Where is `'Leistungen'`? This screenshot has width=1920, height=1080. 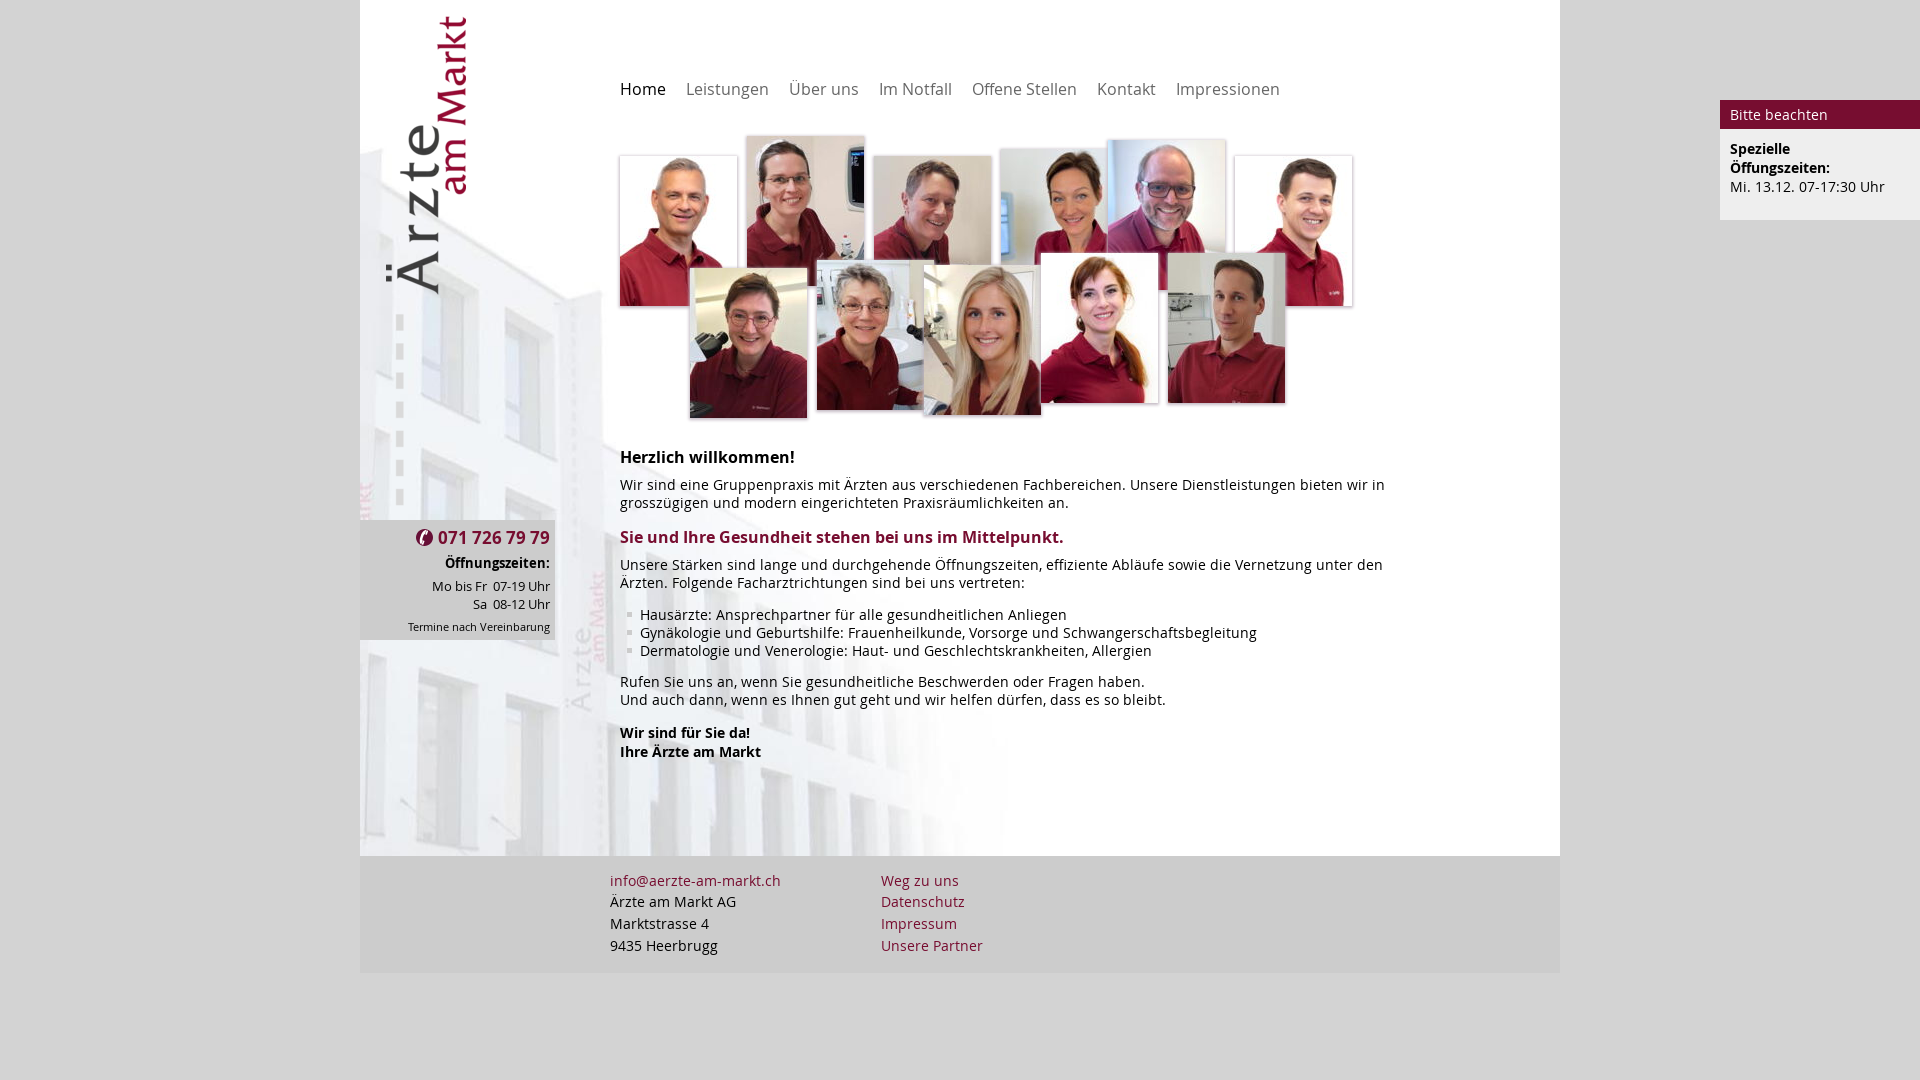 'Leistungen' is located at coordinates (726, 87).